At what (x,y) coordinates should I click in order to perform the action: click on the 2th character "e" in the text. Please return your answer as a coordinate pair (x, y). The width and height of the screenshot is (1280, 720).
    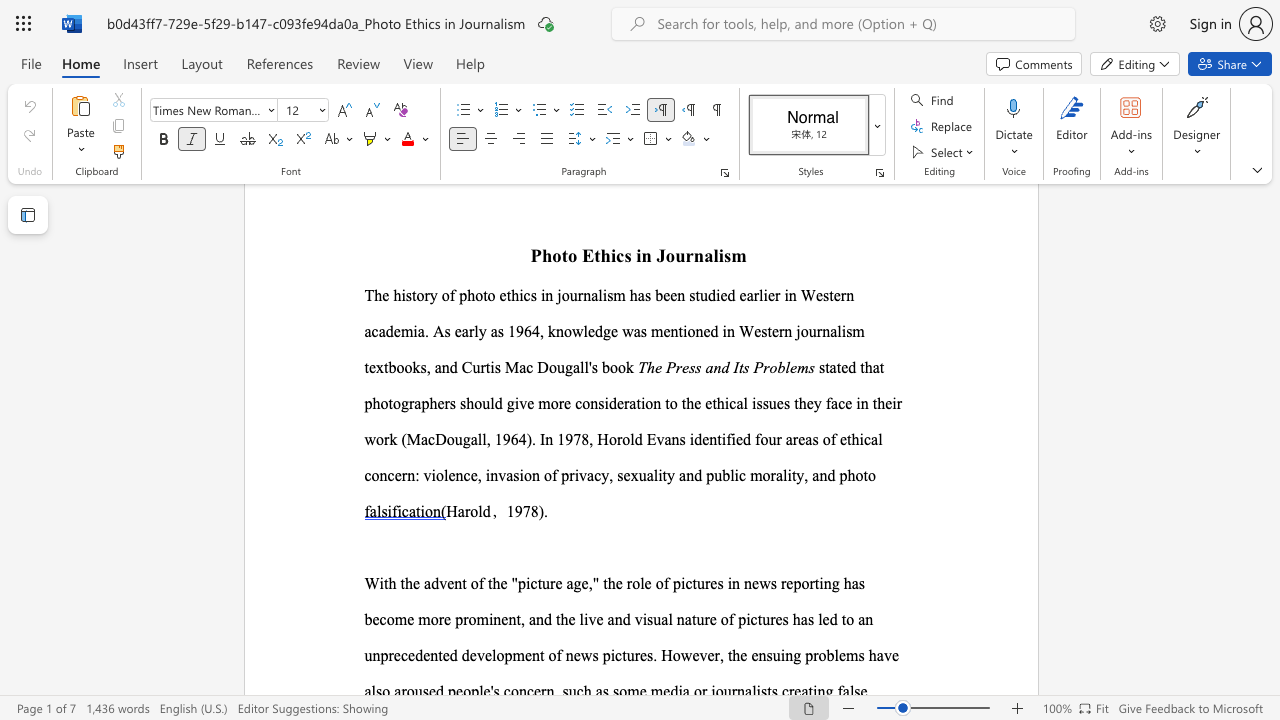
    Looking at the image, I should click on (738, 438).